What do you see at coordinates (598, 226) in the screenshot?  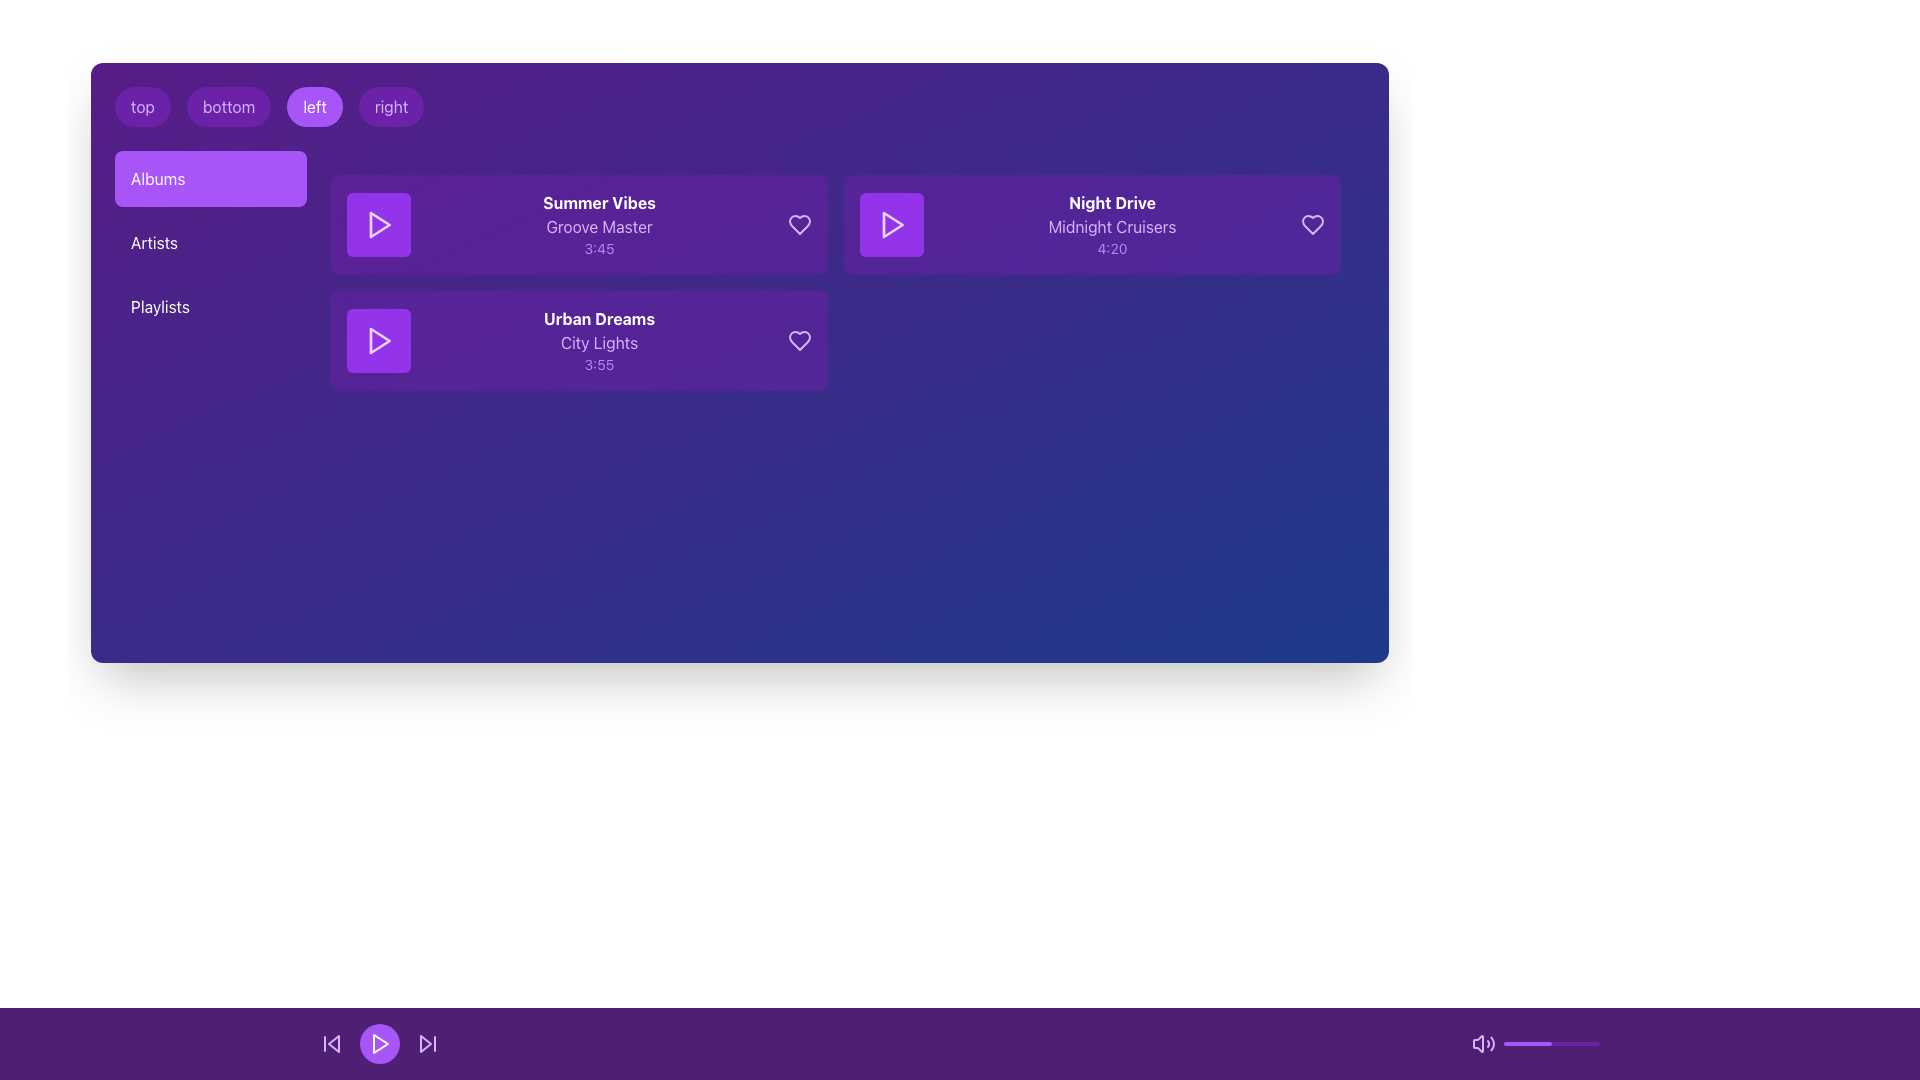 I see `the text label that describes the artist or album name associated with the music track, located within the card layout under the title 'Summer Vibes' and above the duration '3:45'` at bounding box center [598, 226].